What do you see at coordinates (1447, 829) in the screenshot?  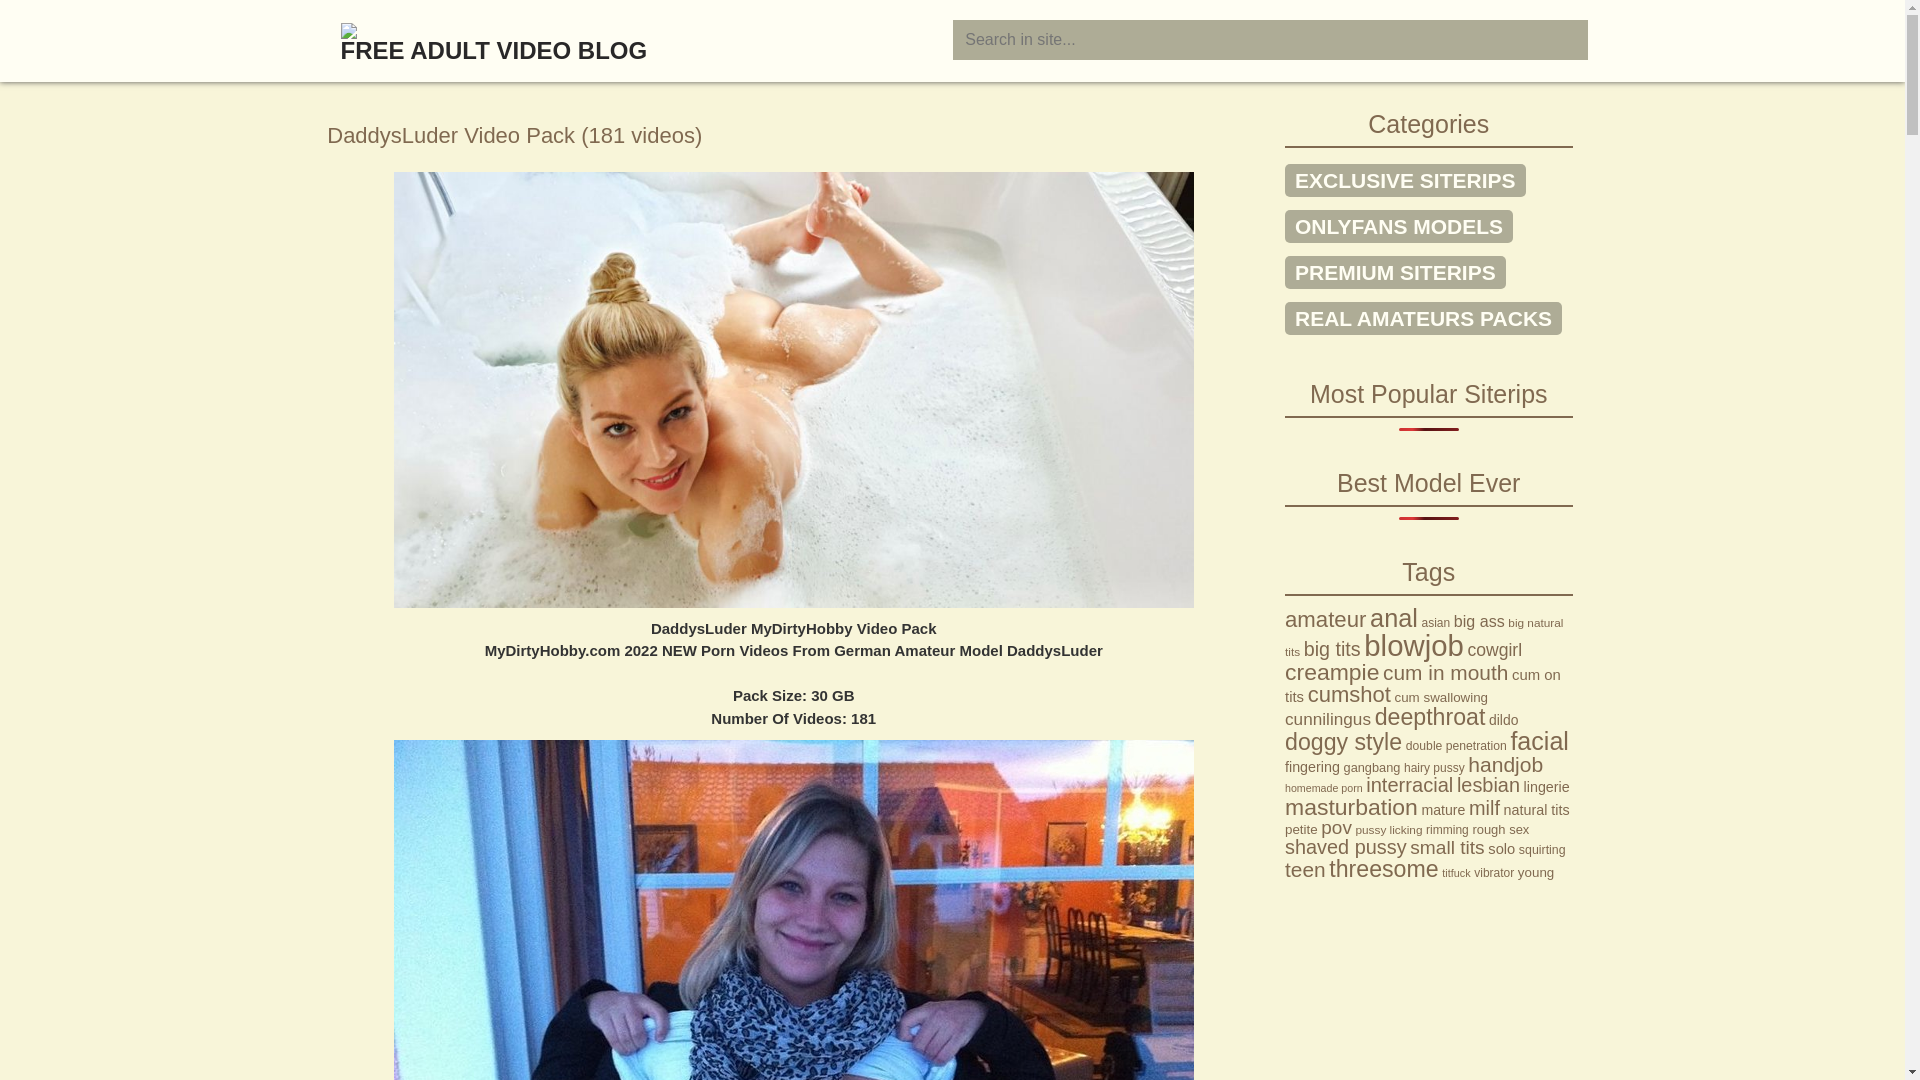 I see `'rimming'` at bounding box center [1447, 829].